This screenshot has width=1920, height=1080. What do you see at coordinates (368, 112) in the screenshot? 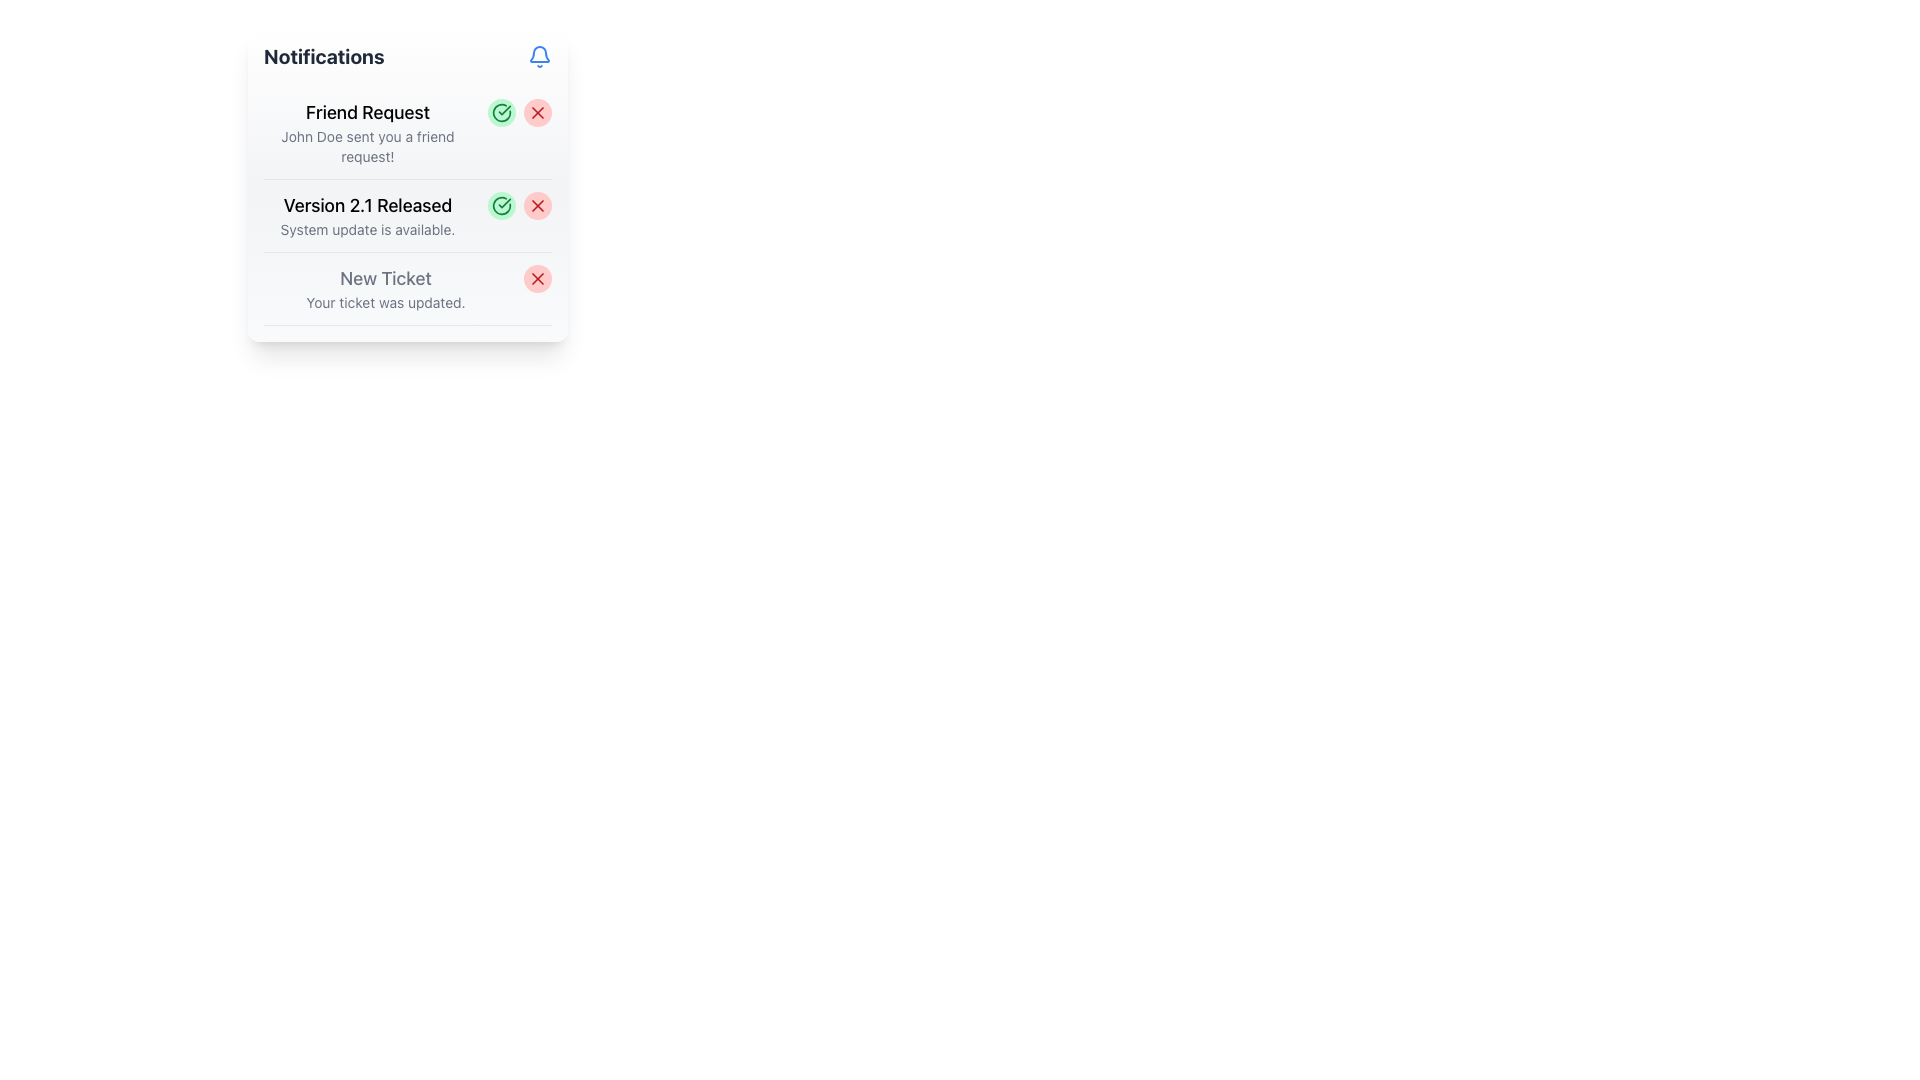
I see `the bold title 'Friend Request' to highlight it` at bounding box center [368, 112].